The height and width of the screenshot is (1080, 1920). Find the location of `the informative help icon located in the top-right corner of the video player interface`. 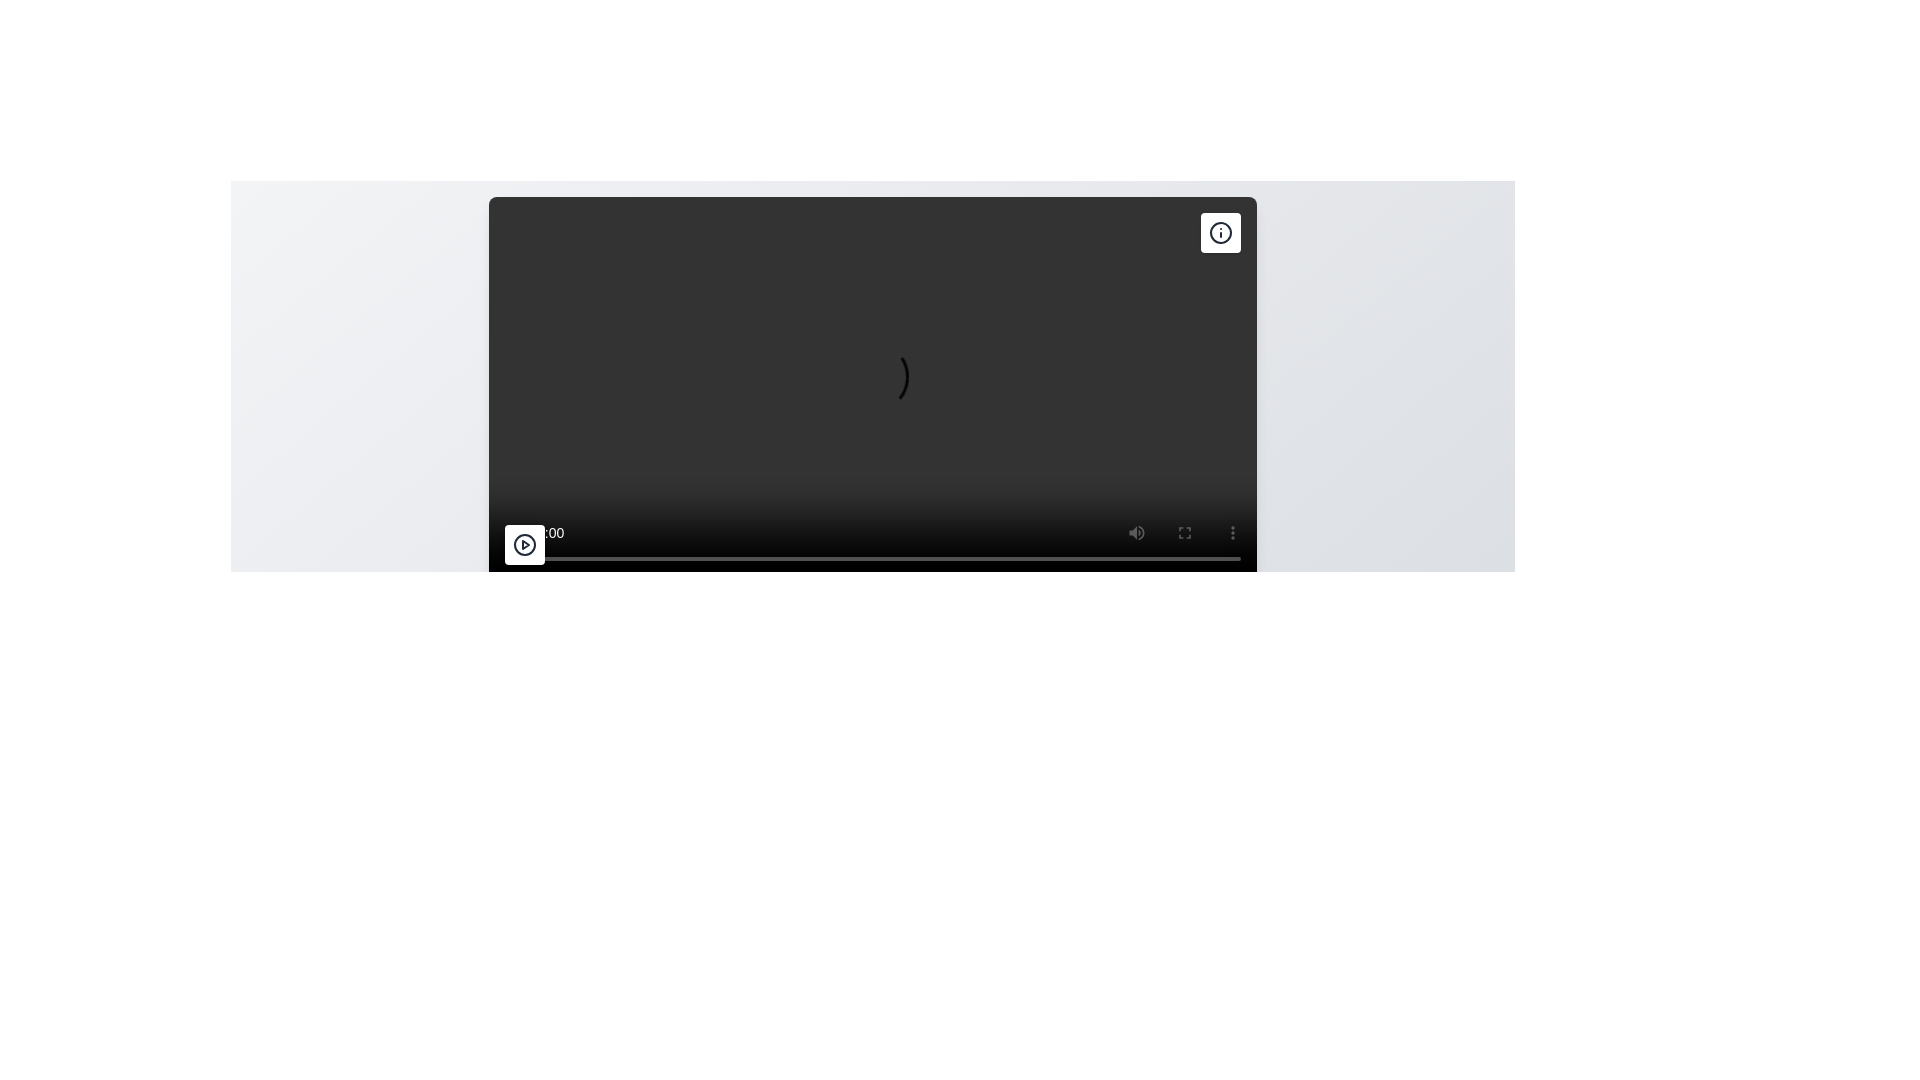

the informative help icon located in the top-right corner of the video player interface is located at coordinates (1219, 231).